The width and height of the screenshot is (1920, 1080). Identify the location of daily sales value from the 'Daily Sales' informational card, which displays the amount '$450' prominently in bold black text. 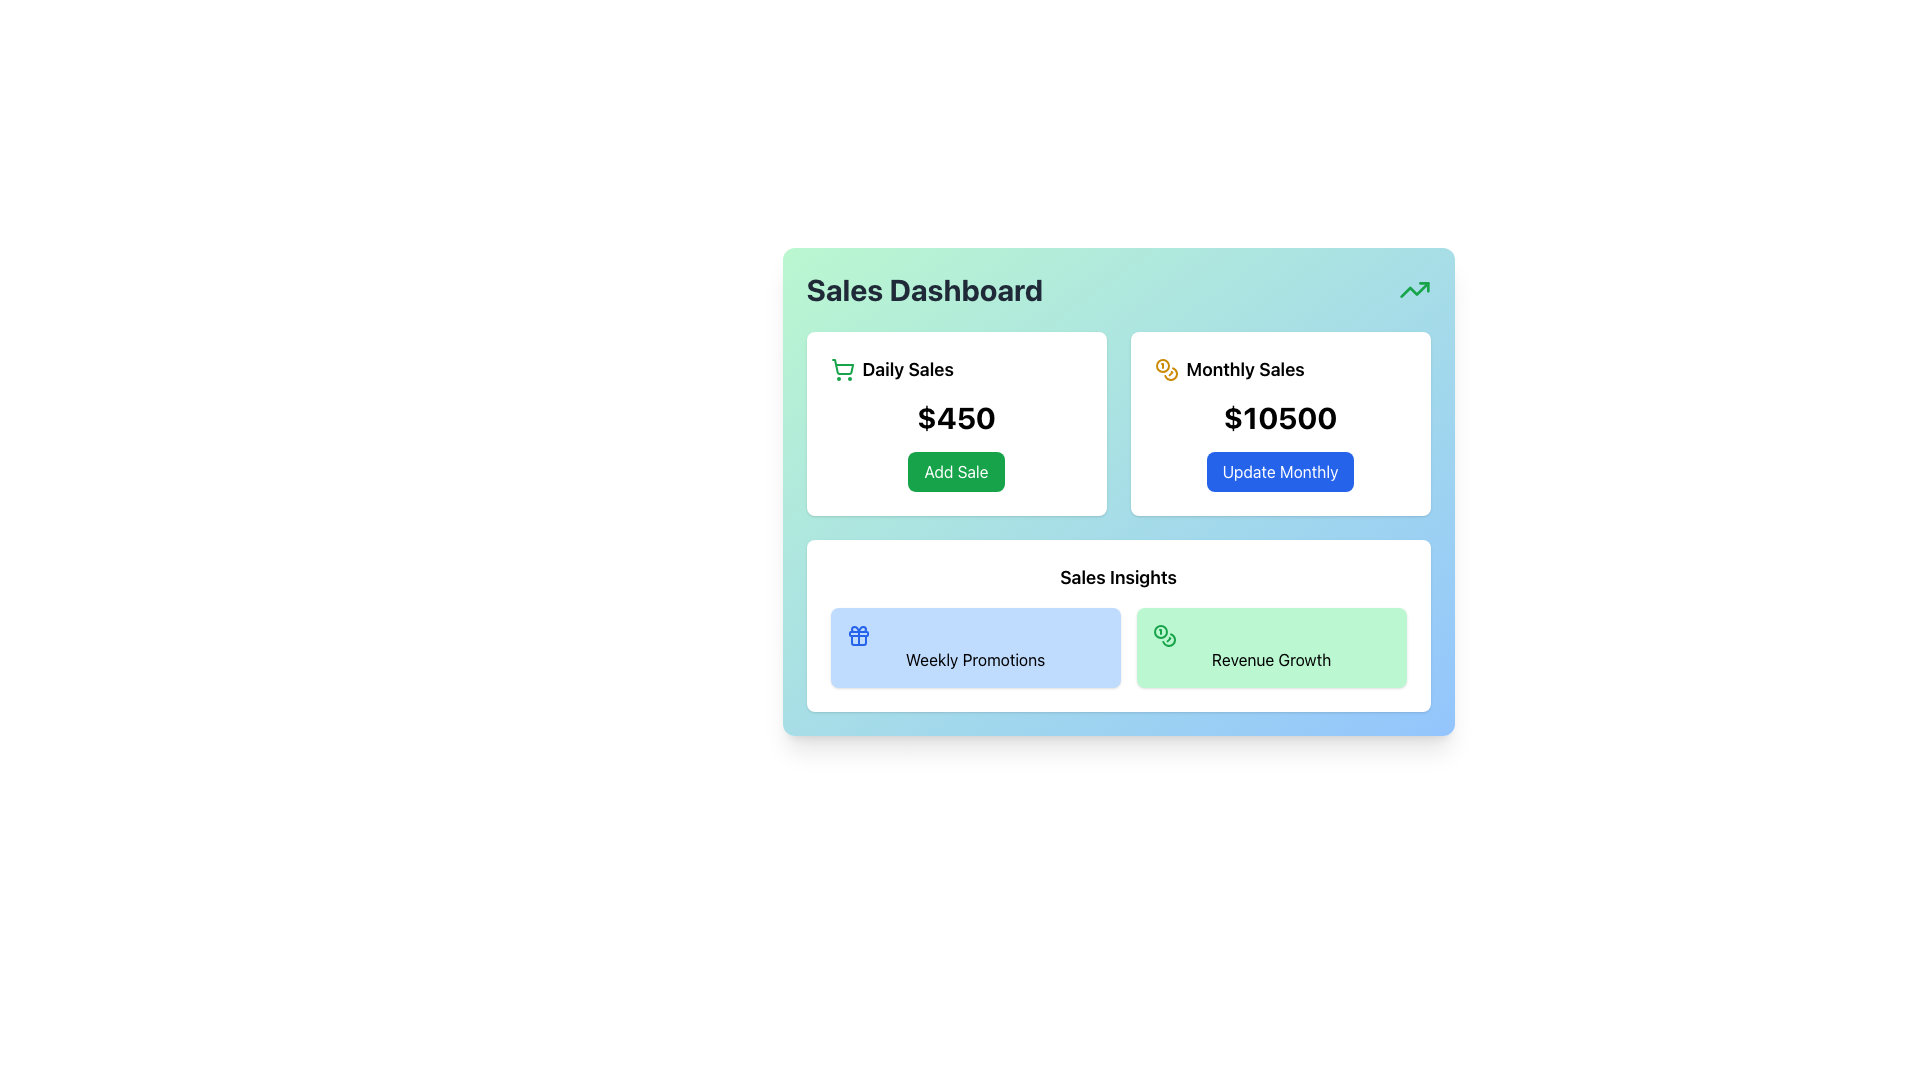
(955, 423).